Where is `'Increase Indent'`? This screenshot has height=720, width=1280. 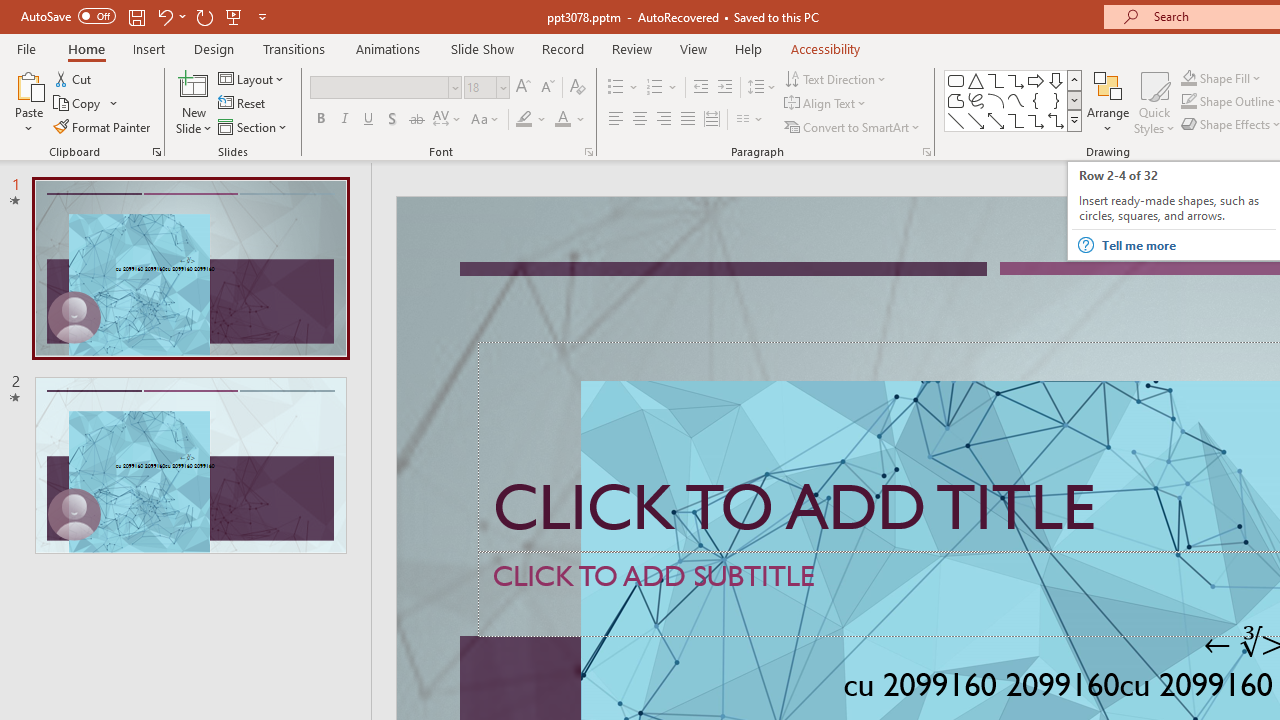
'Increase Indent' is located at coordinates (724, 86).